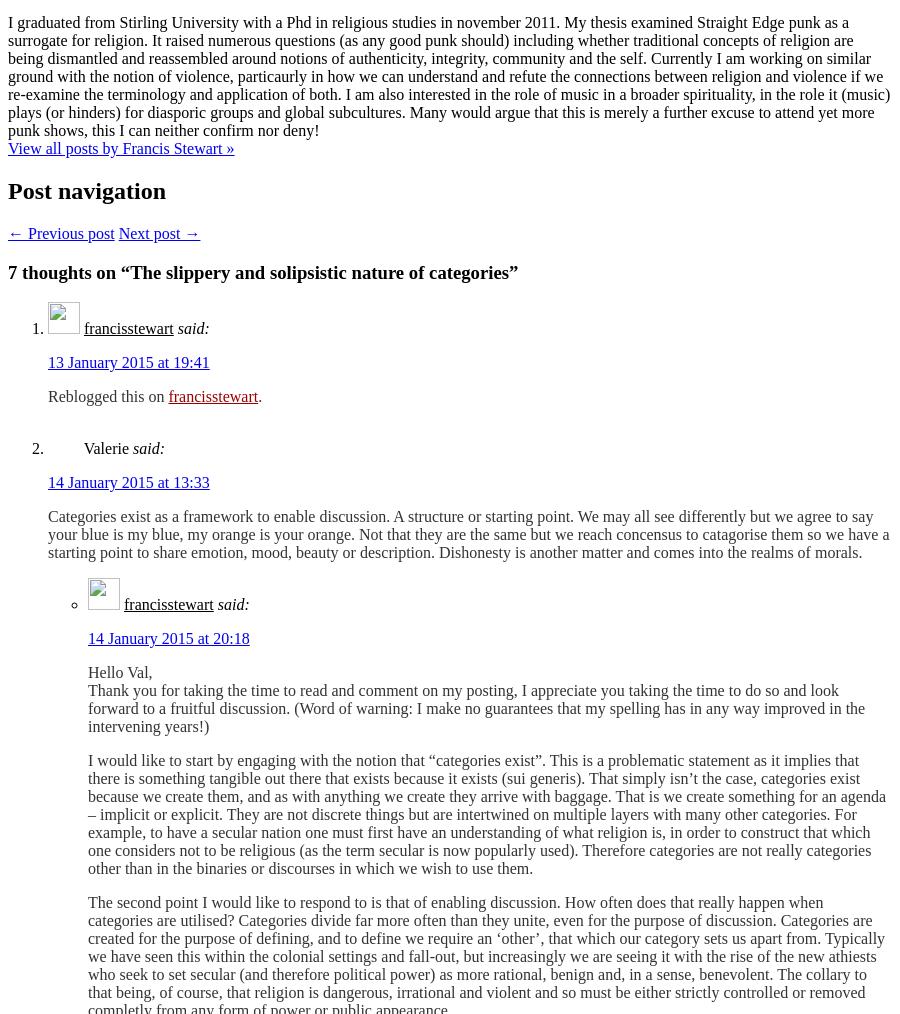  I want to click on '13 January 2015 at 19:41', so click(128, 361).